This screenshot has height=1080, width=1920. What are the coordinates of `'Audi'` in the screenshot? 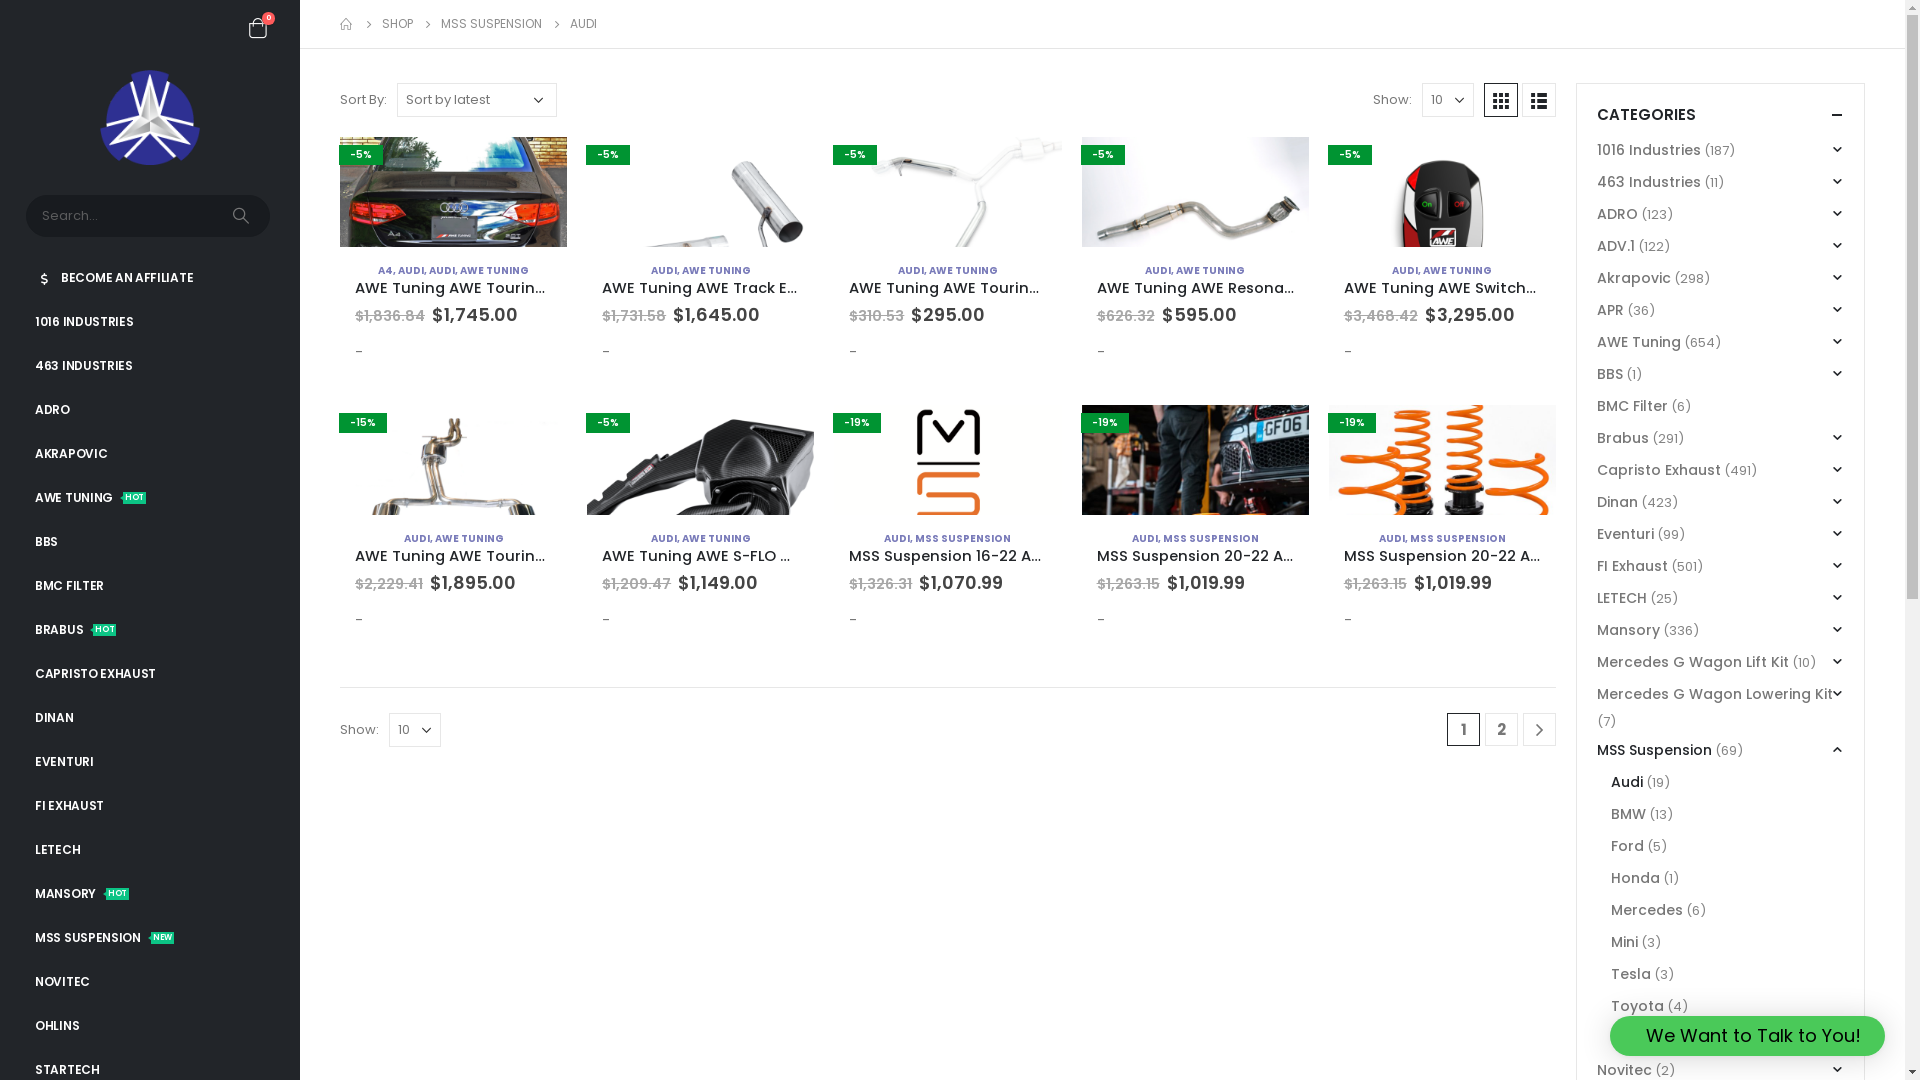 It's located at (1627, 781).